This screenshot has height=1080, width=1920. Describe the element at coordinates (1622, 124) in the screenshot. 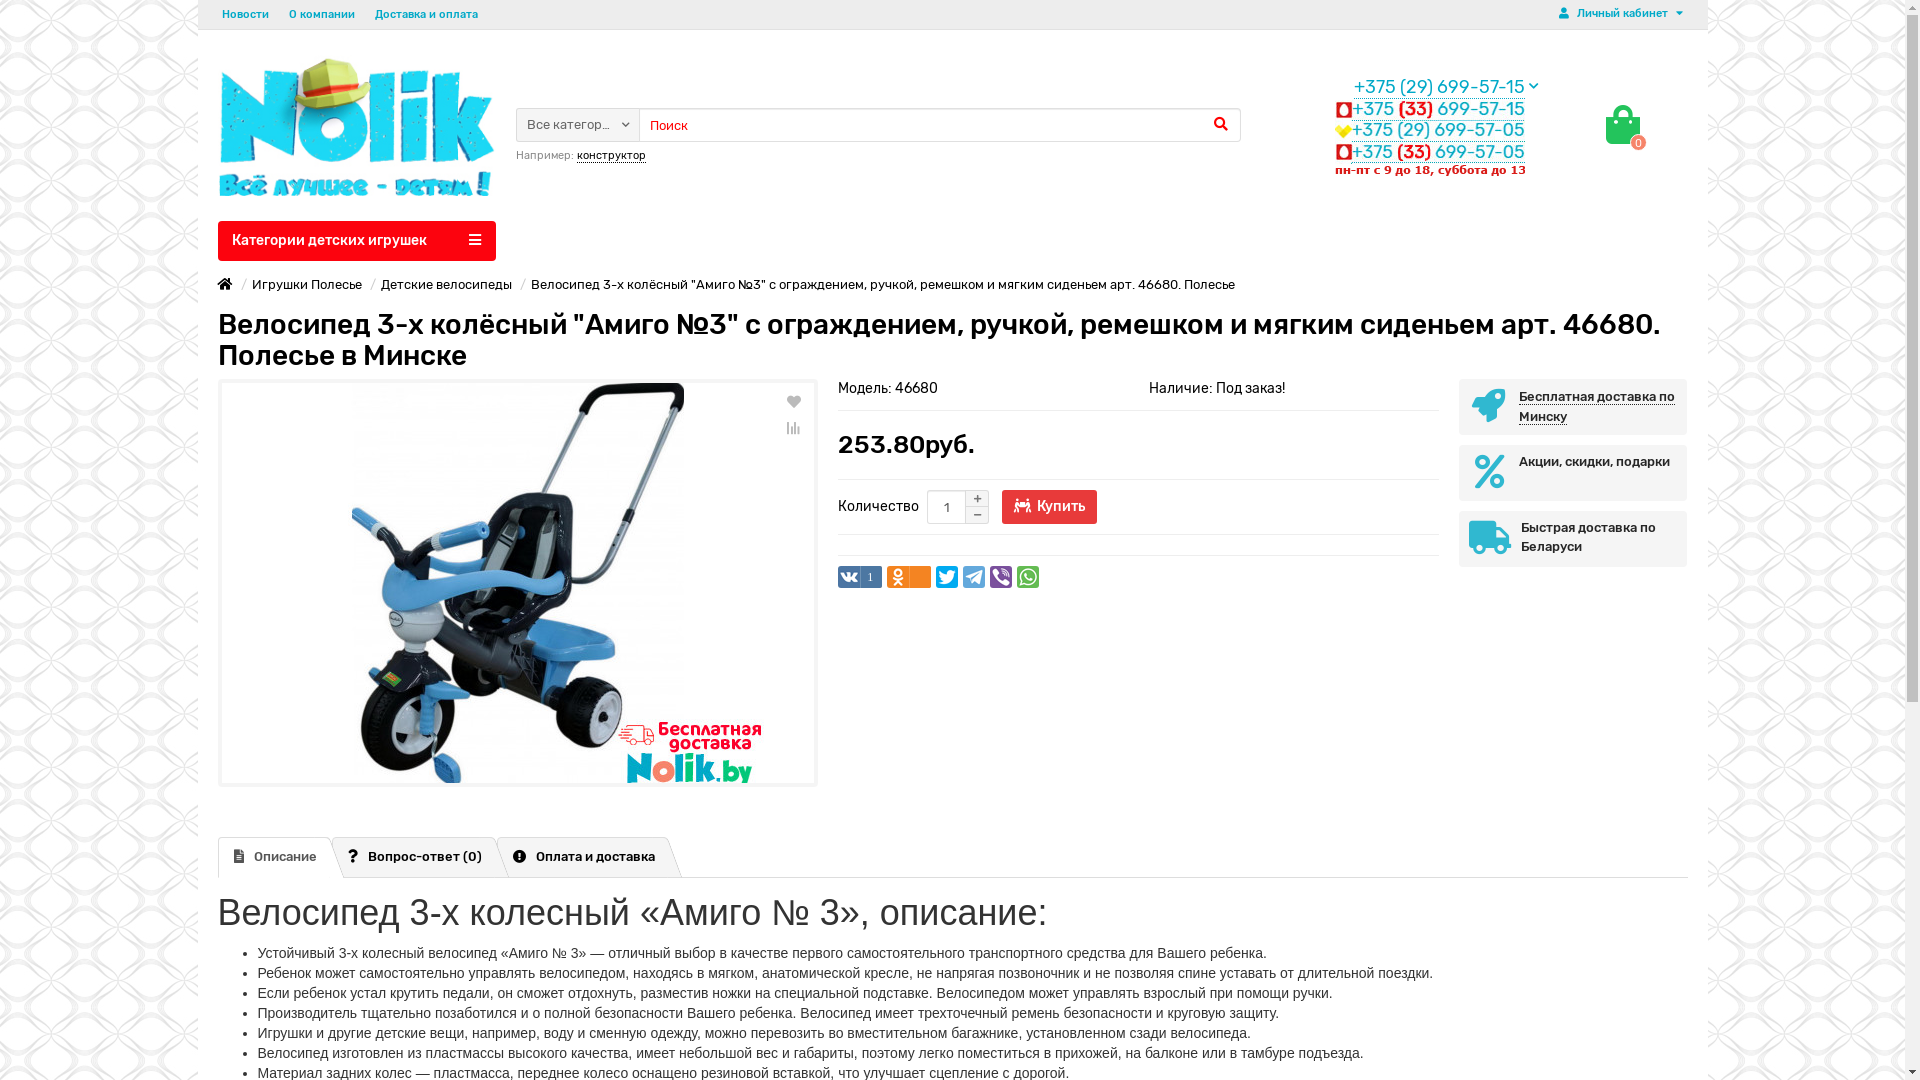

I see `'0'` at that location.